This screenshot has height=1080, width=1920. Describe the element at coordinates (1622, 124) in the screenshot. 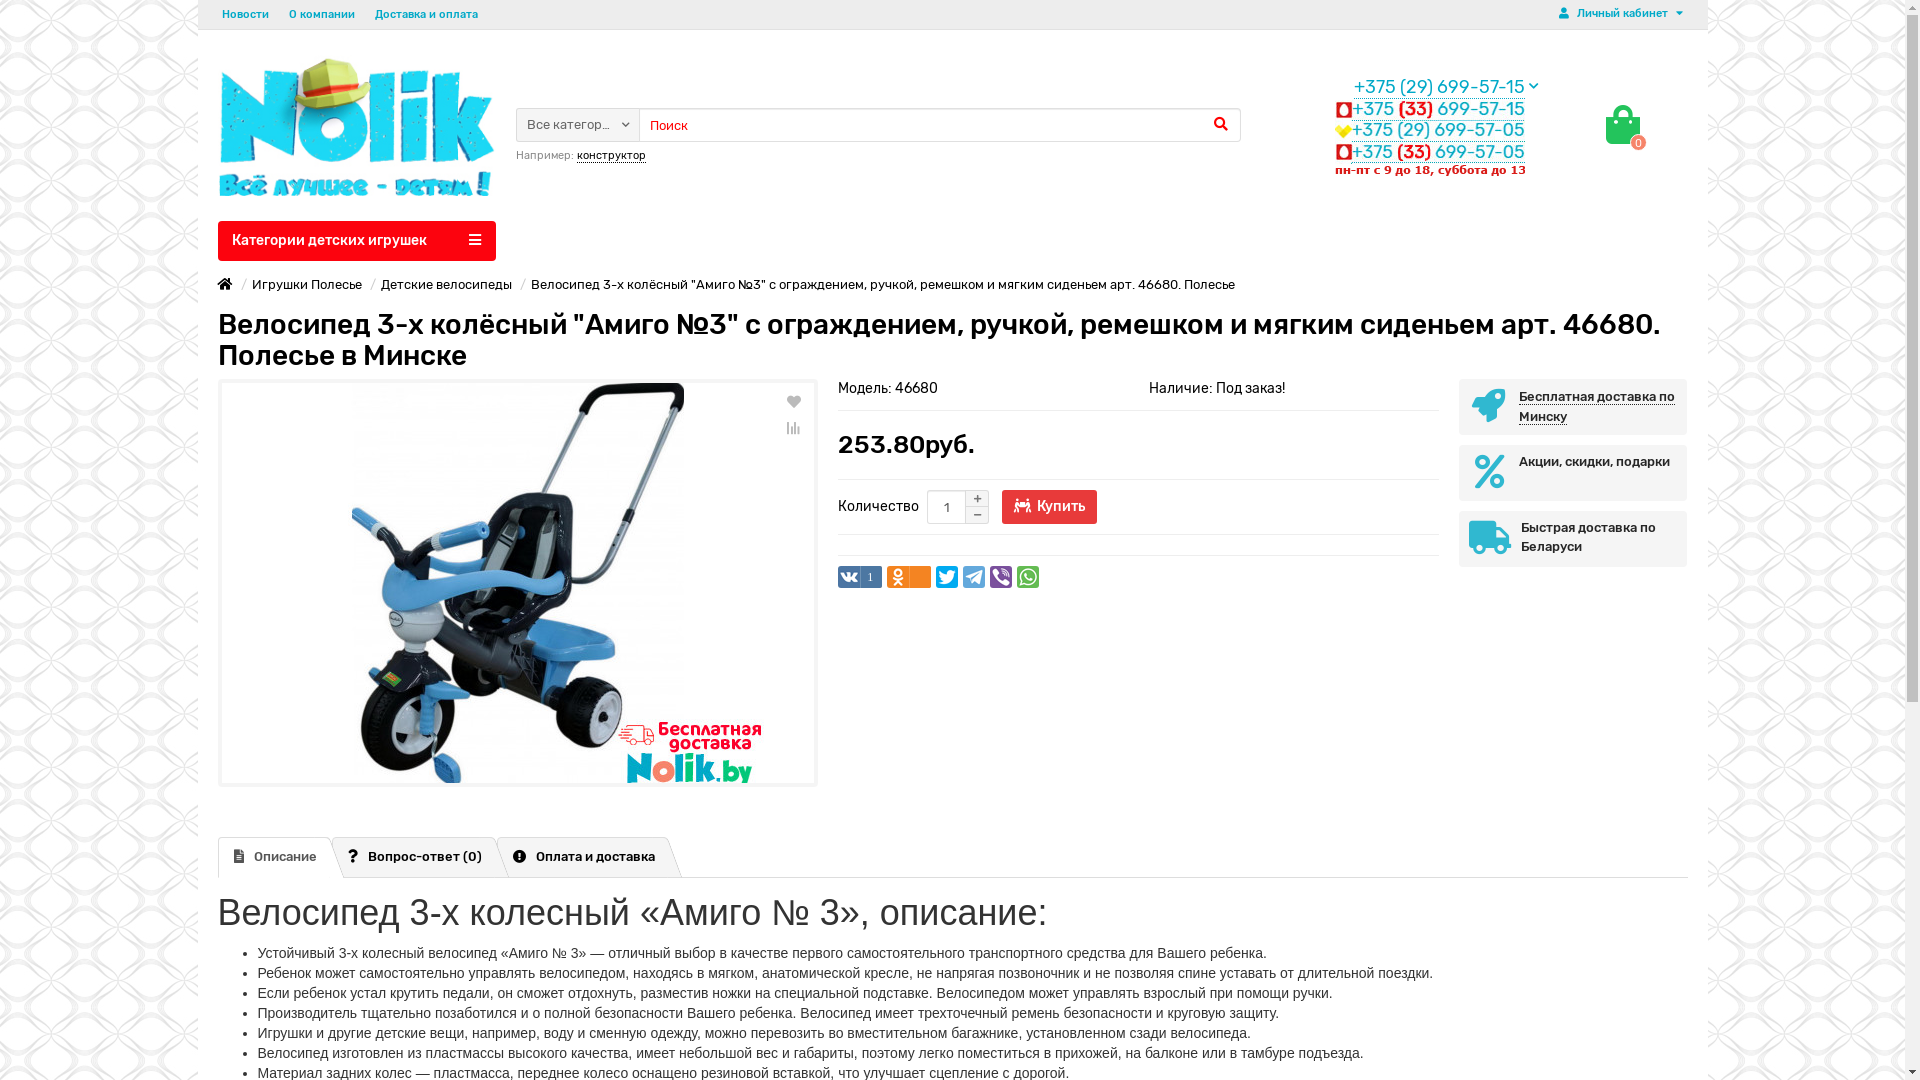

I see `'0'` at that location.